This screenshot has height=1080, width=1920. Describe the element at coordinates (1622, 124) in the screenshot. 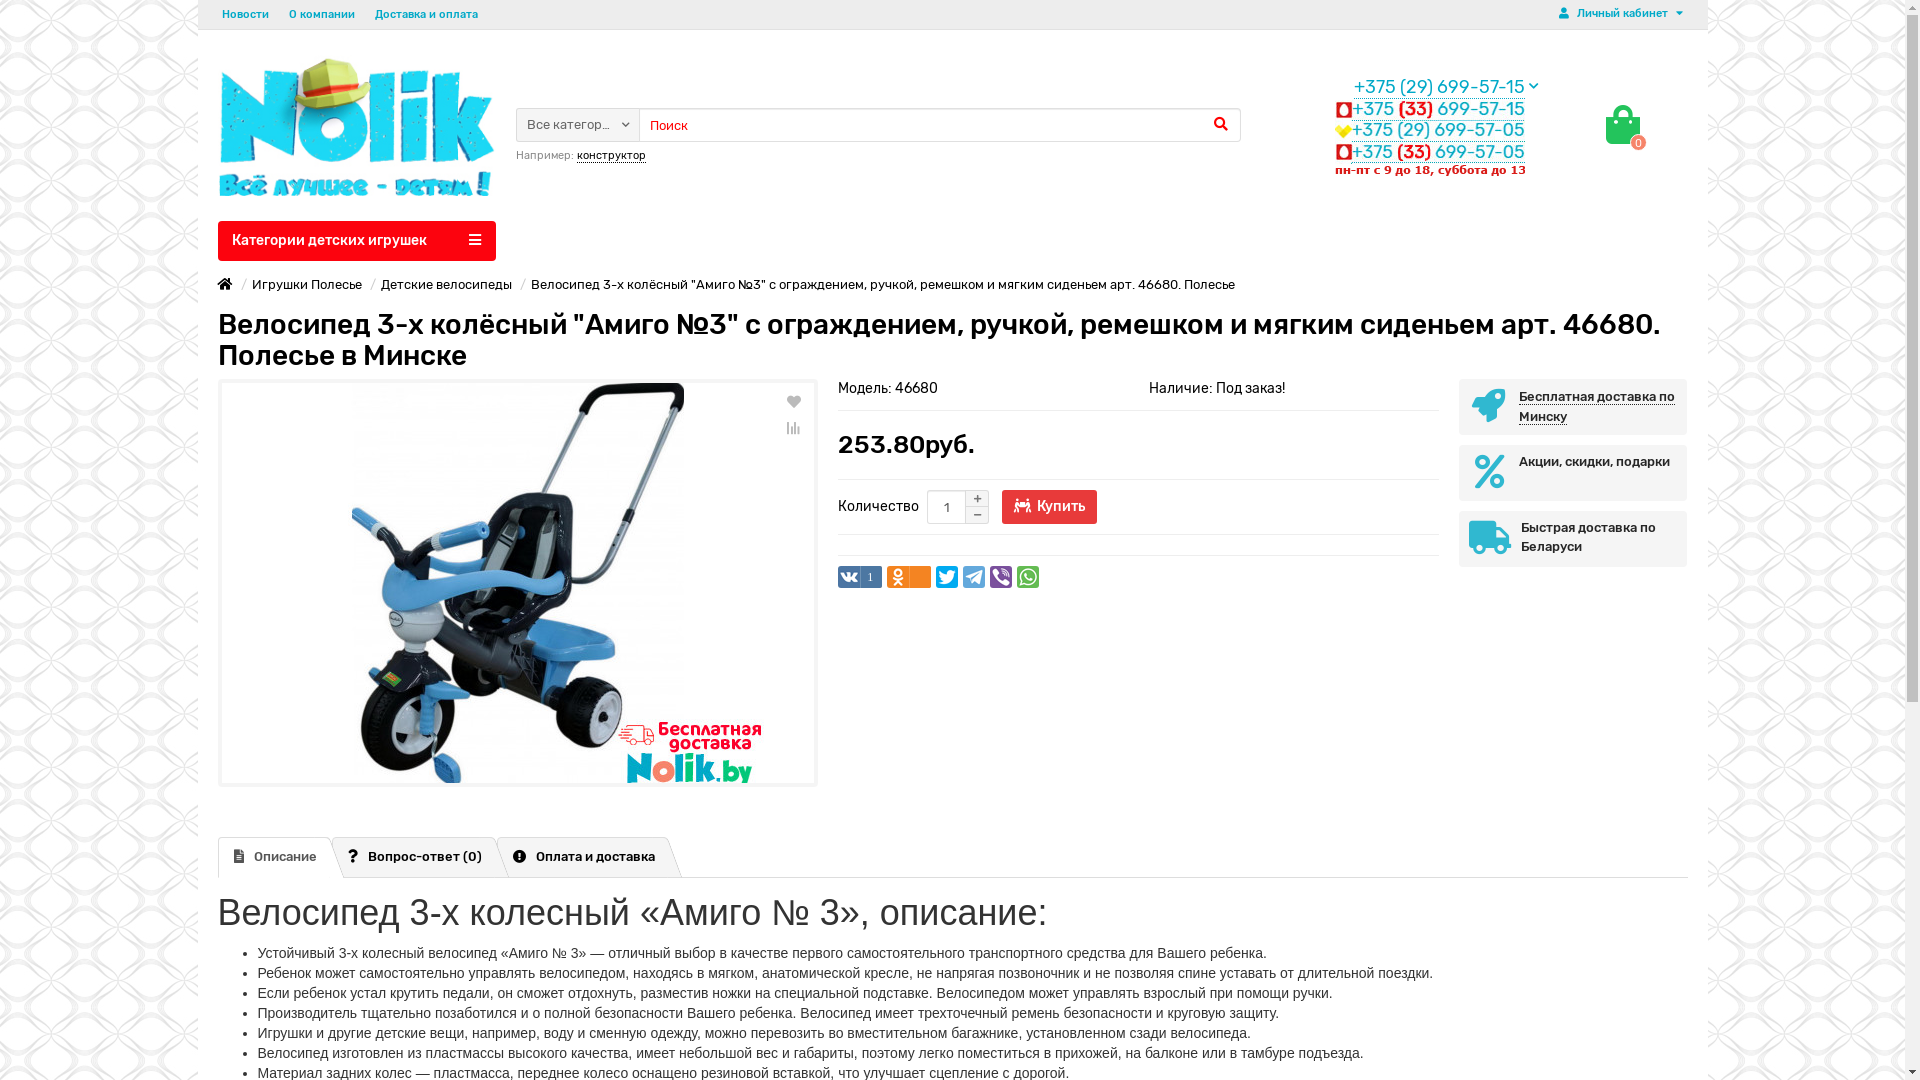

I see `'0'` at that location.